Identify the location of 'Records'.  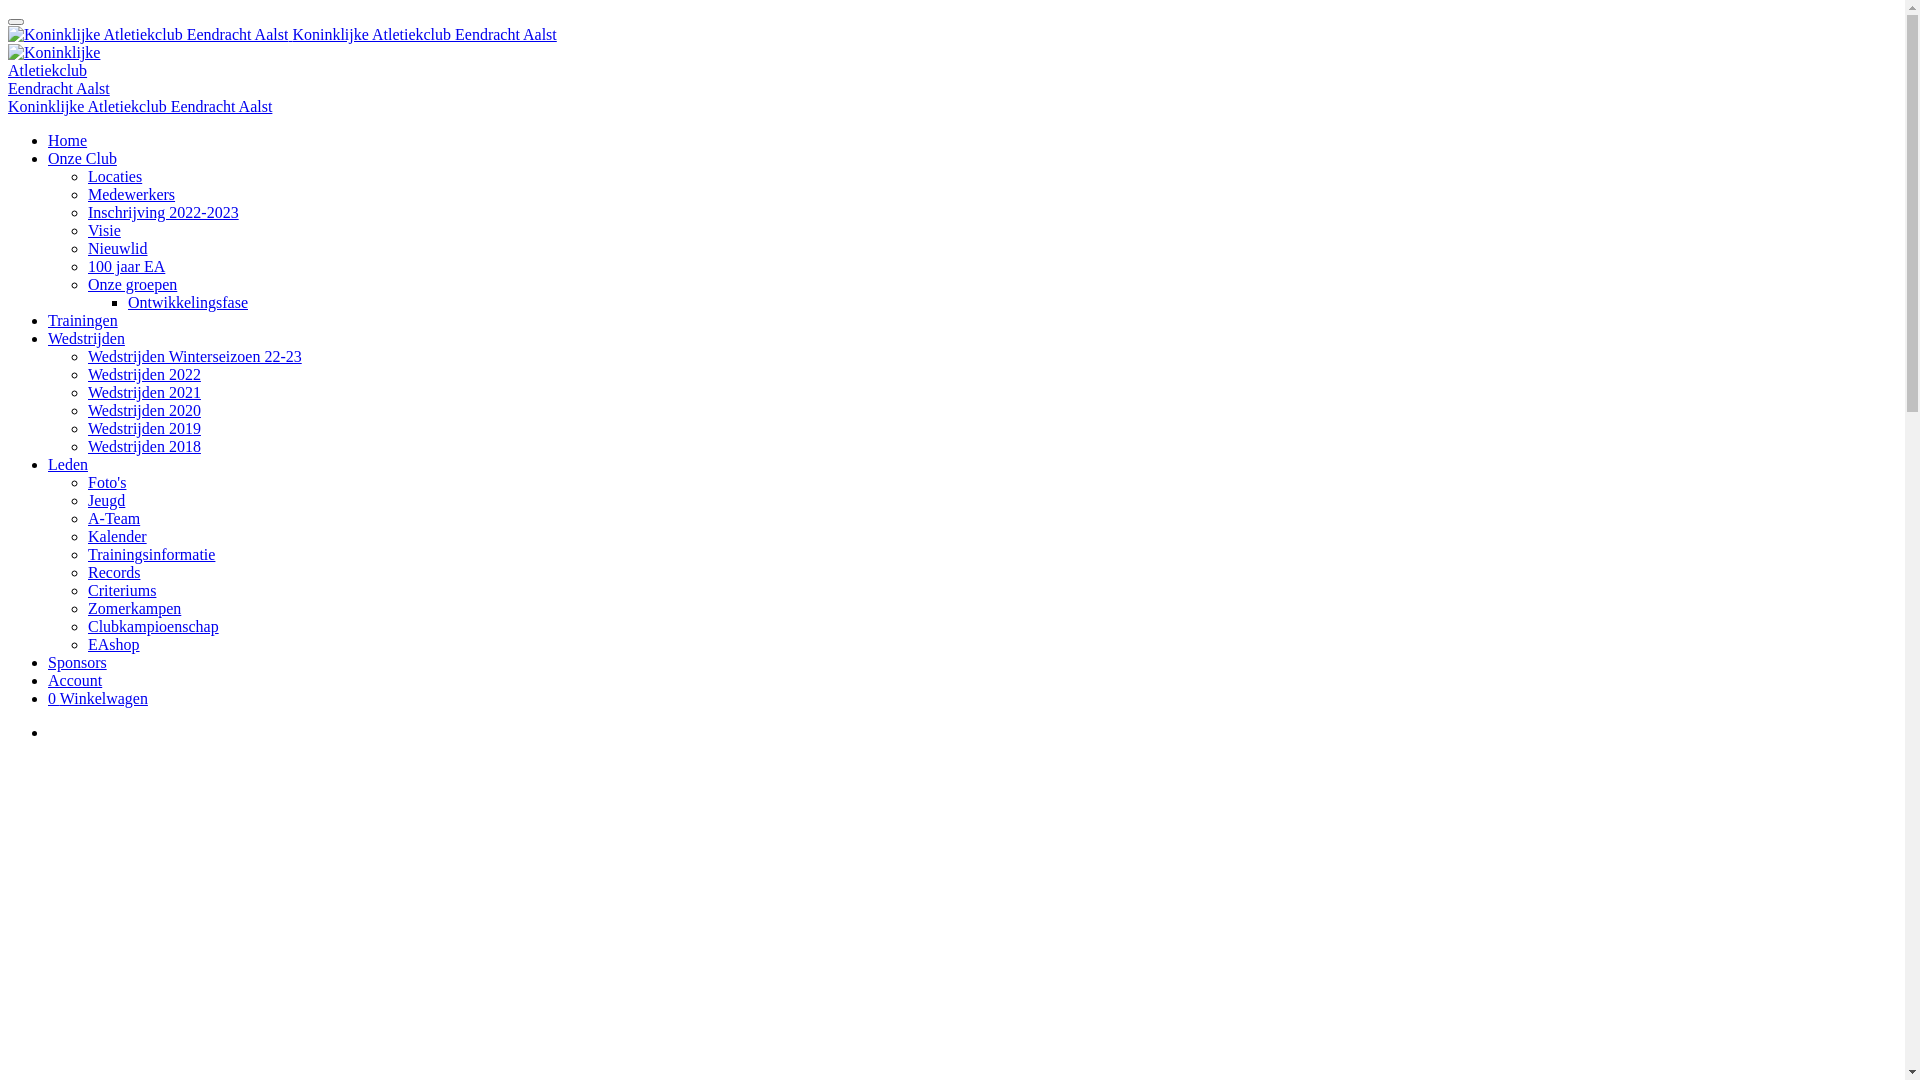
(113, 572).